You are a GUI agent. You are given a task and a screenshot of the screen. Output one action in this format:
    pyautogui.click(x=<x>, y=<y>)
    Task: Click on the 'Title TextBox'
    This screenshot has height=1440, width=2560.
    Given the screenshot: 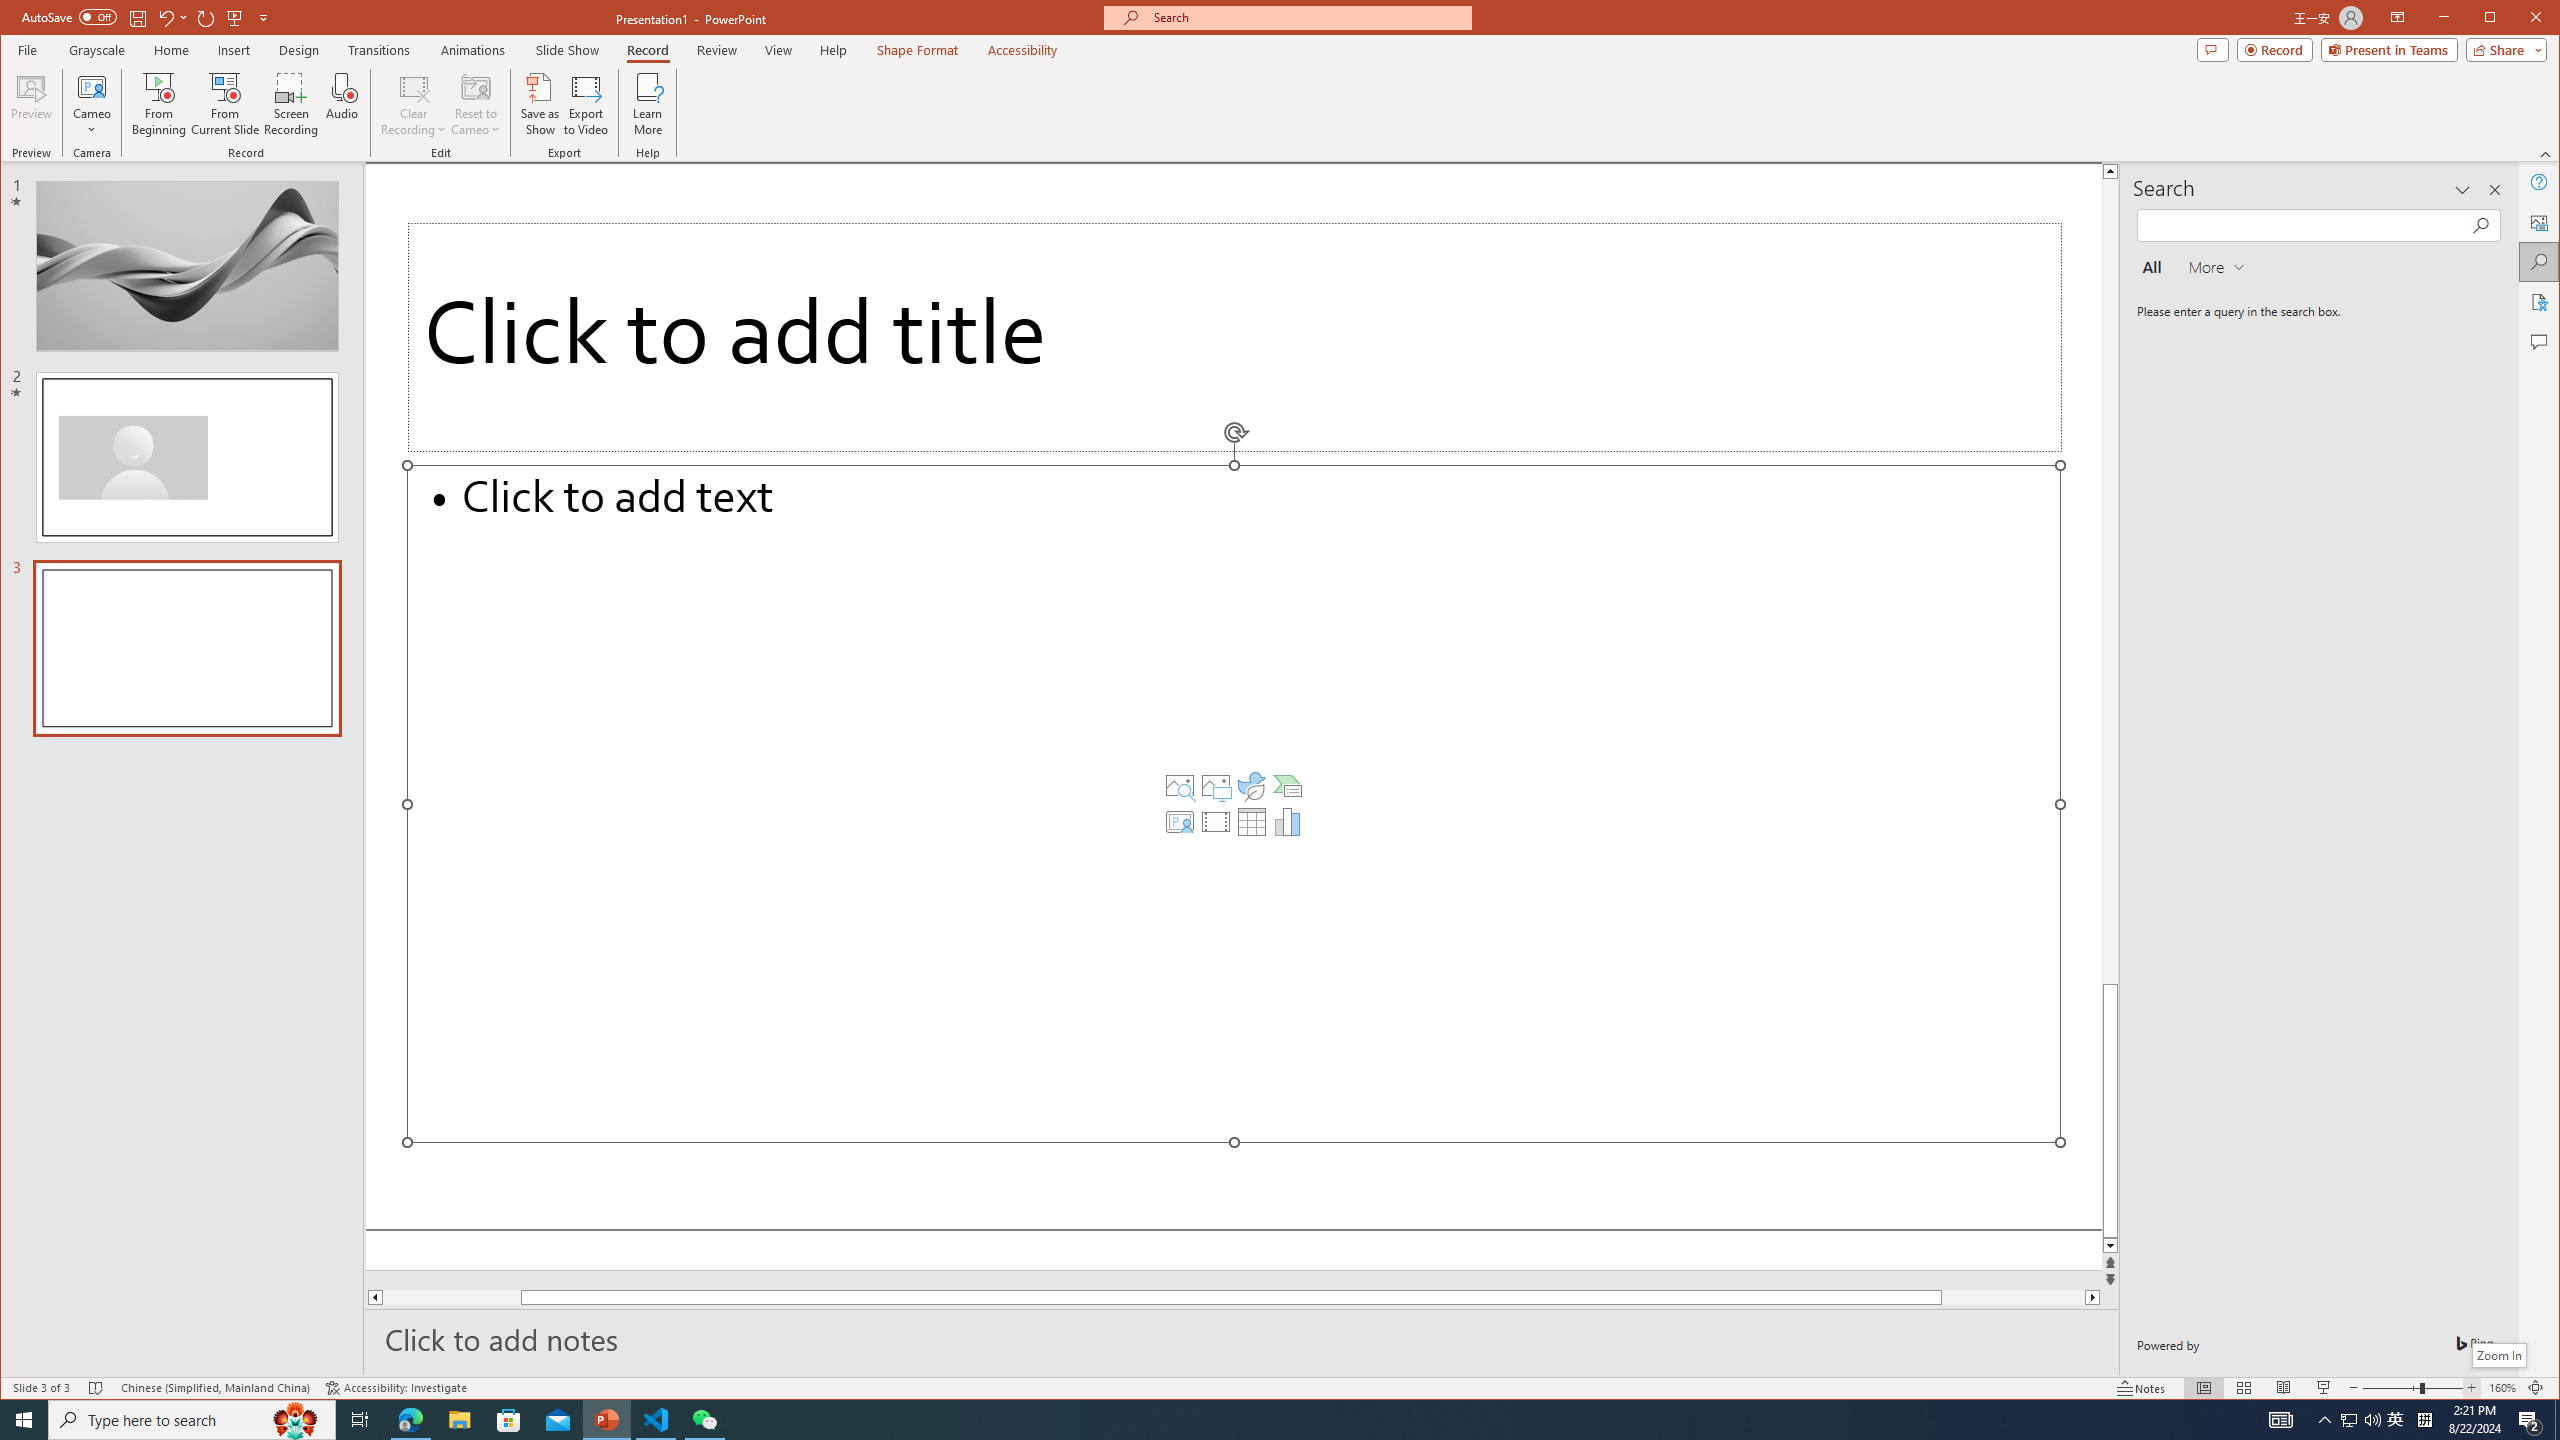 What is the action you would take?
    pyautogui.click(x=1232, y=337)
    